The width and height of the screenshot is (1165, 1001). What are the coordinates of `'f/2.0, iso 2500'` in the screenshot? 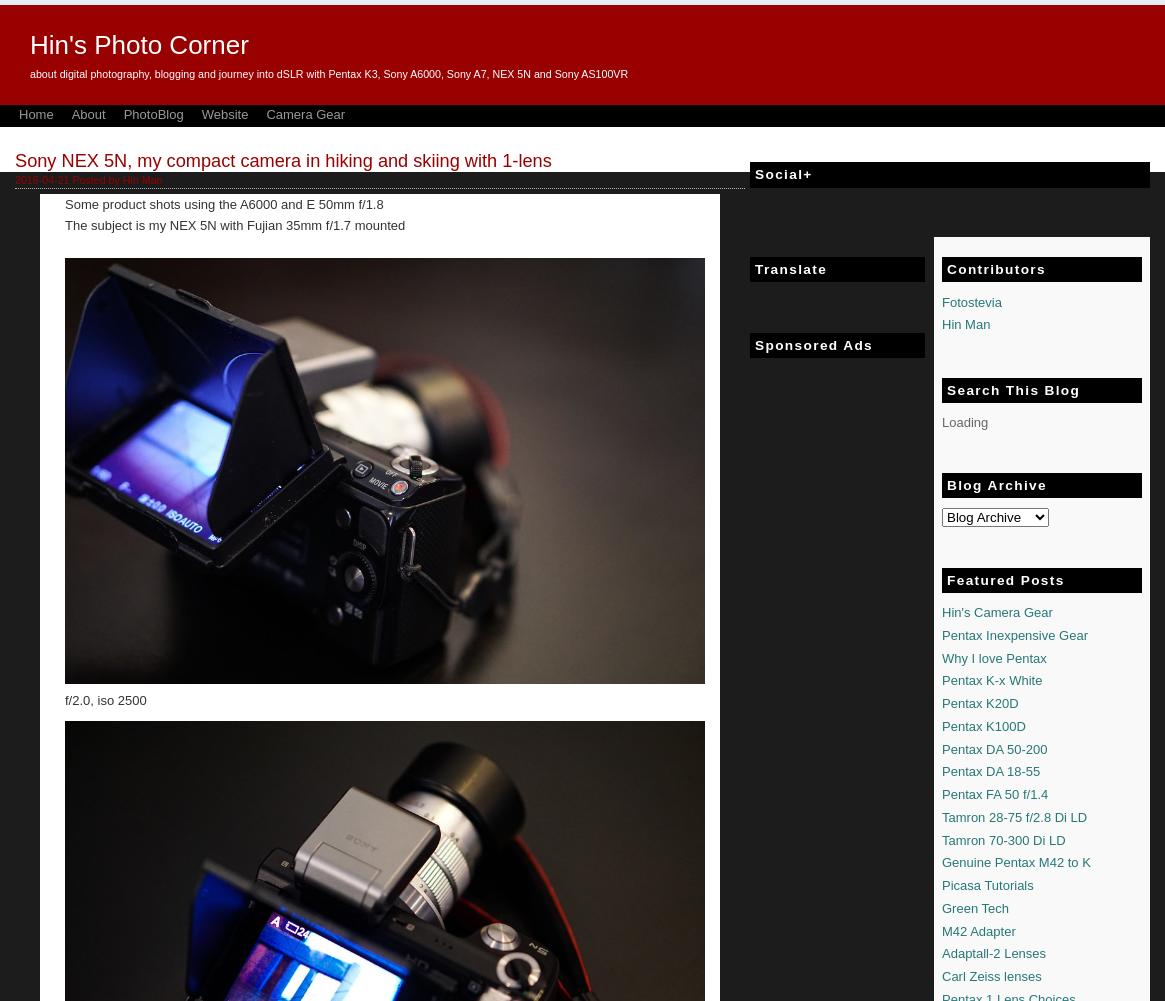 It's located at (104, 698).